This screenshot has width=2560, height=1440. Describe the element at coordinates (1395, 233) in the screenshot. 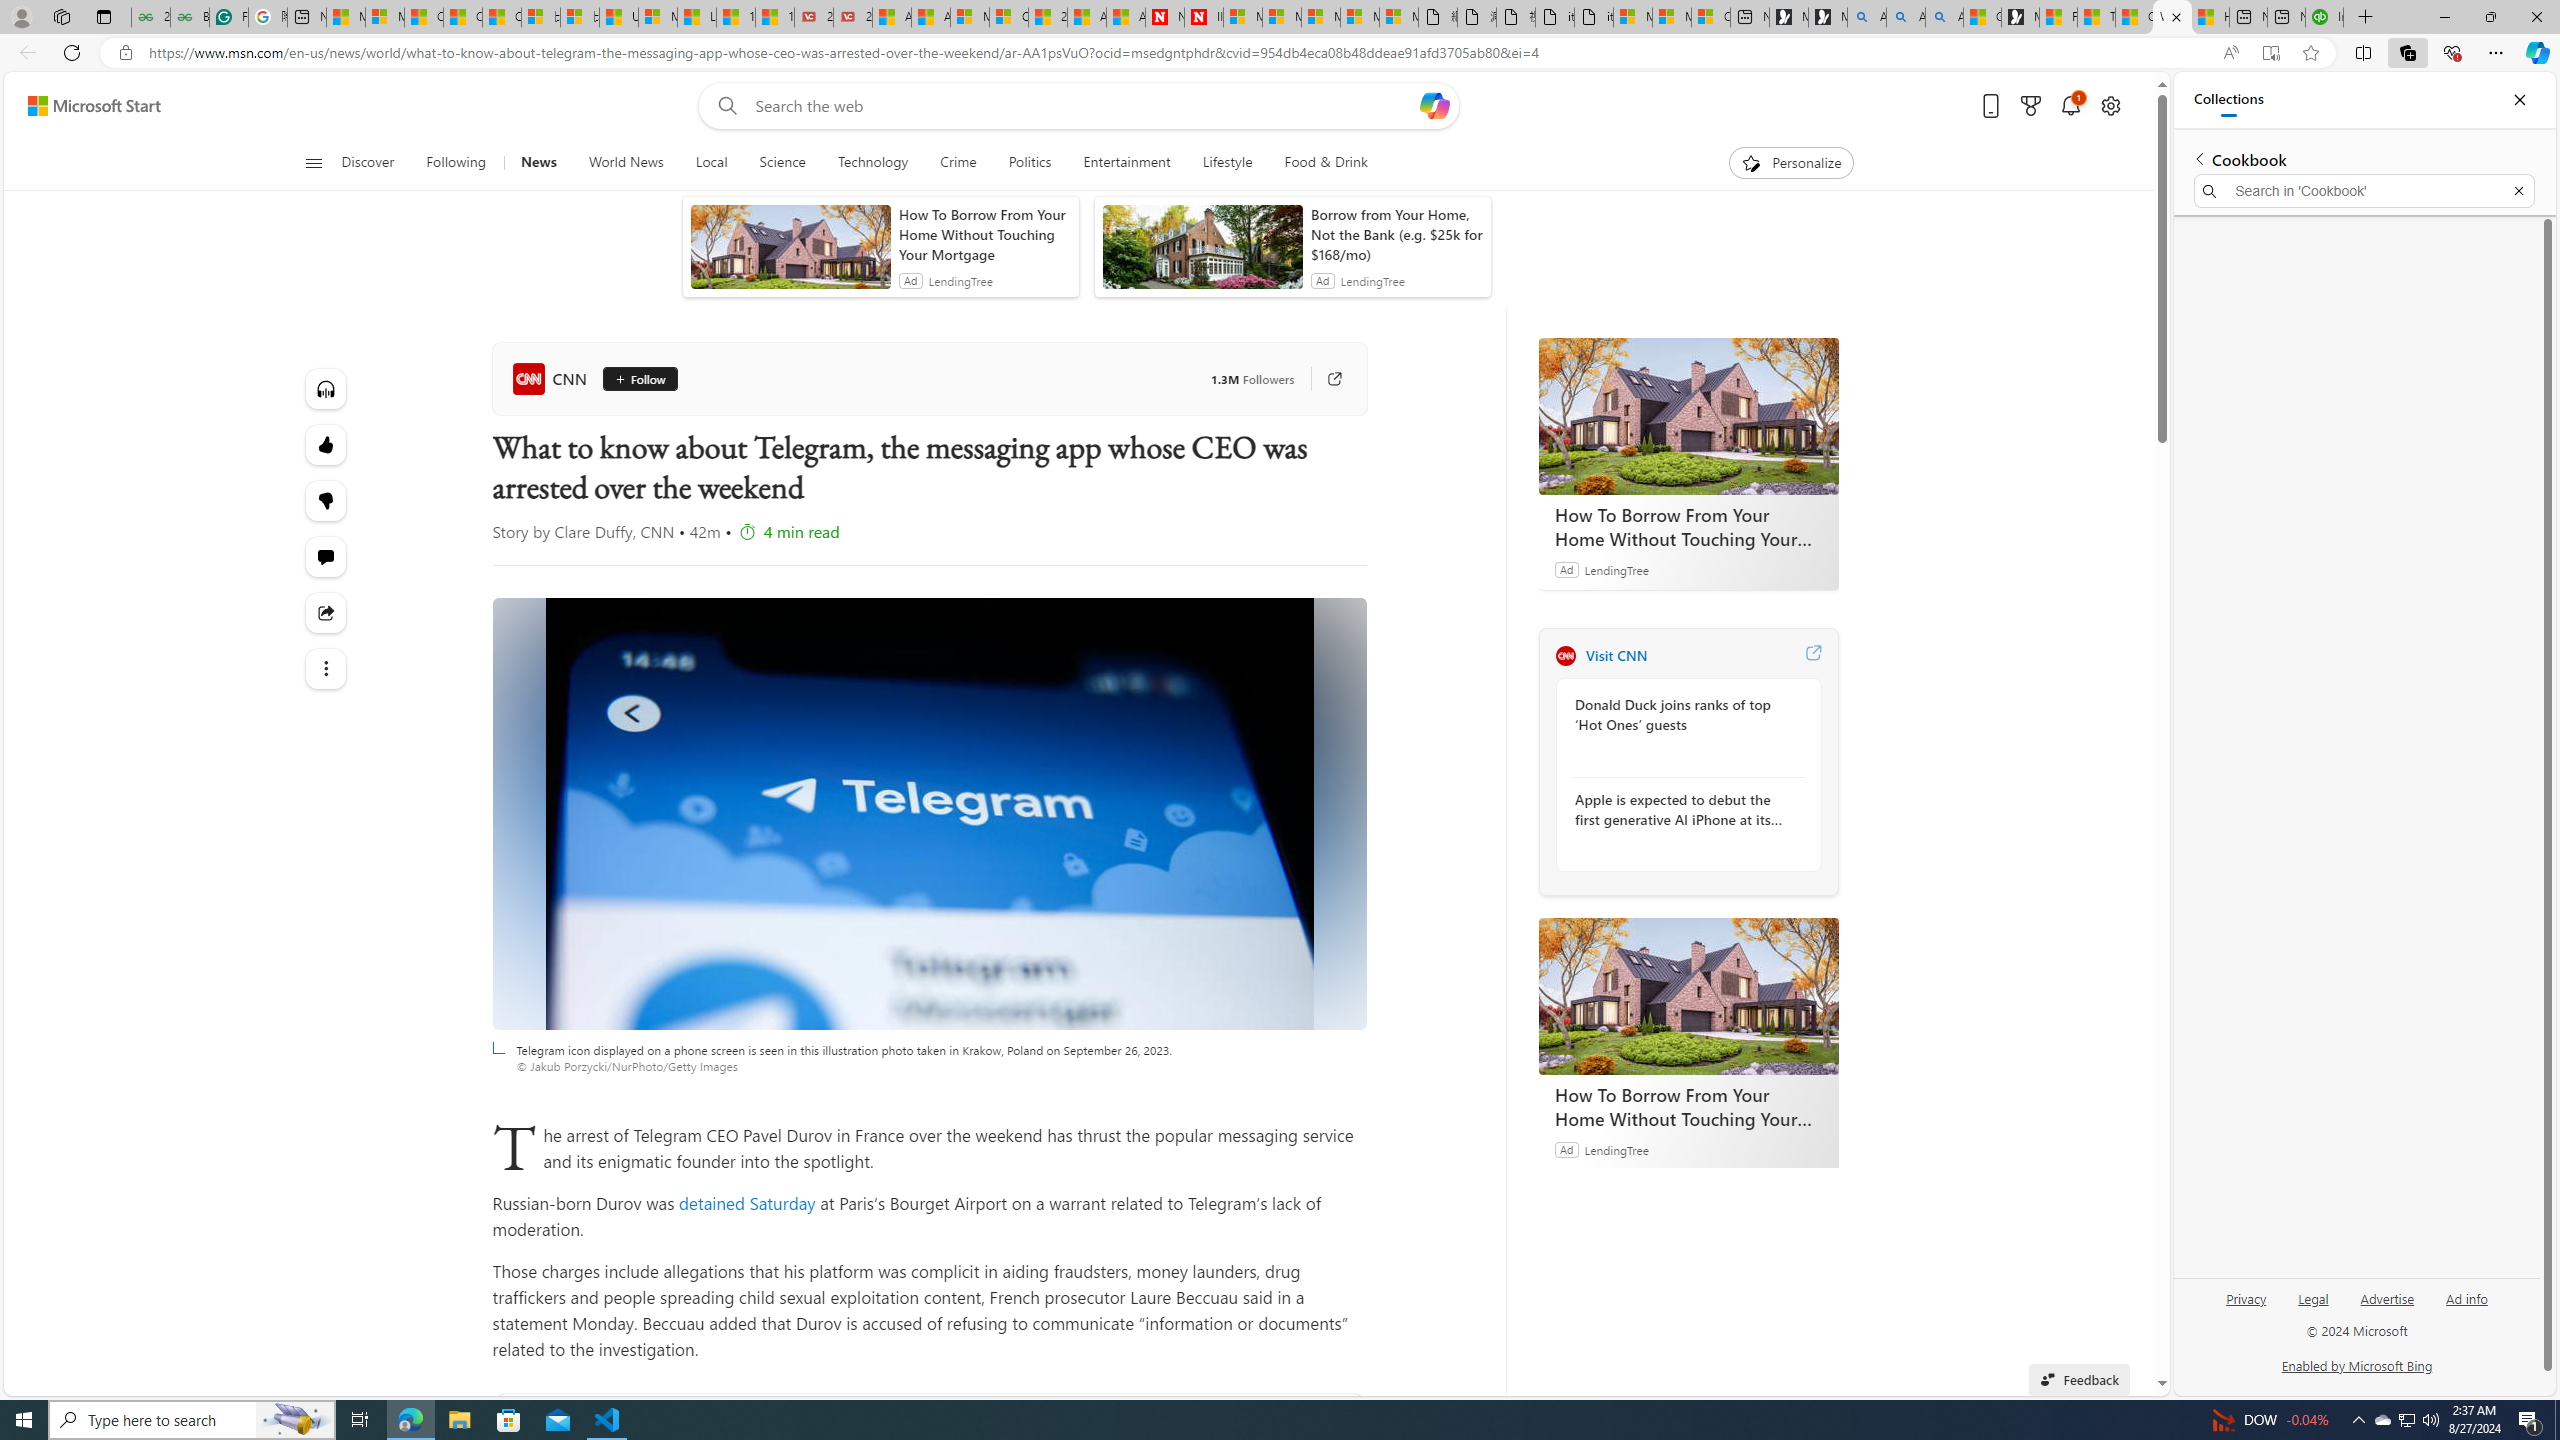

I see `'Borrow from Your Home, Not the Bank (e.g. $25k for $168/mo)'` at that location.